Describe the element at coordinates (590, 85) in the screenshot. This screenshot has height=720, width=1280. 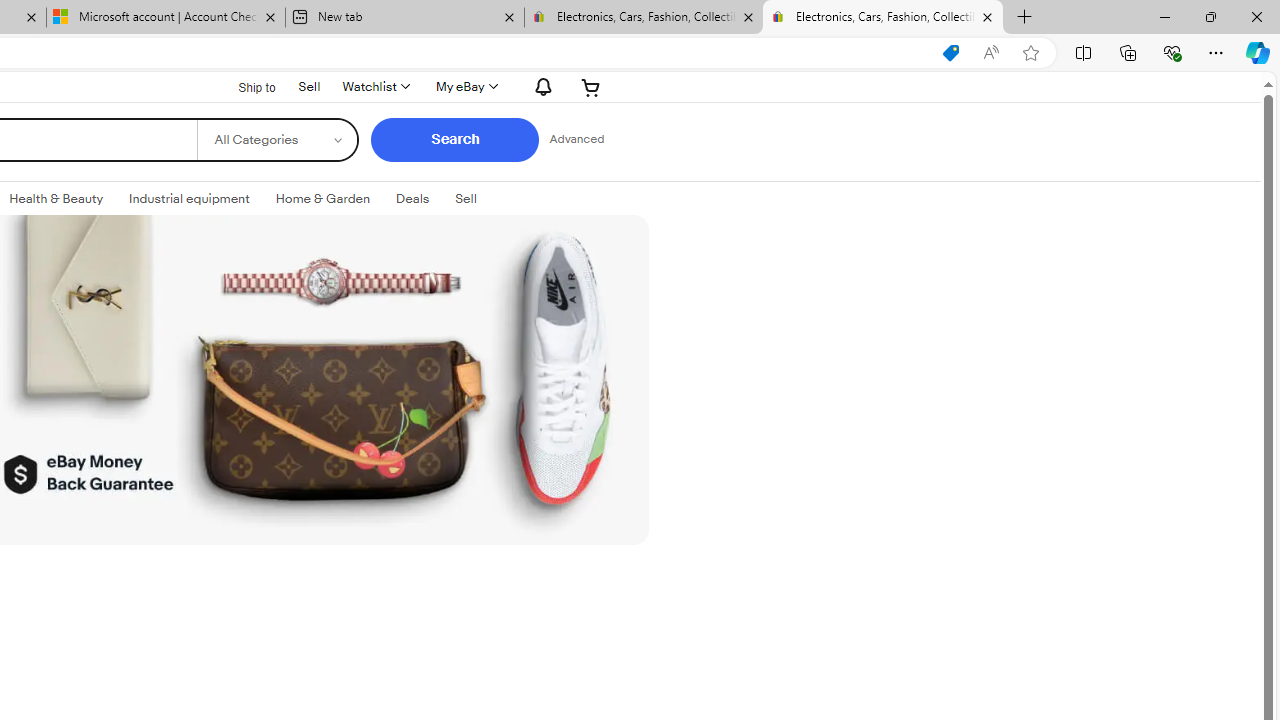
I see `'Expand Cart'` at that location.